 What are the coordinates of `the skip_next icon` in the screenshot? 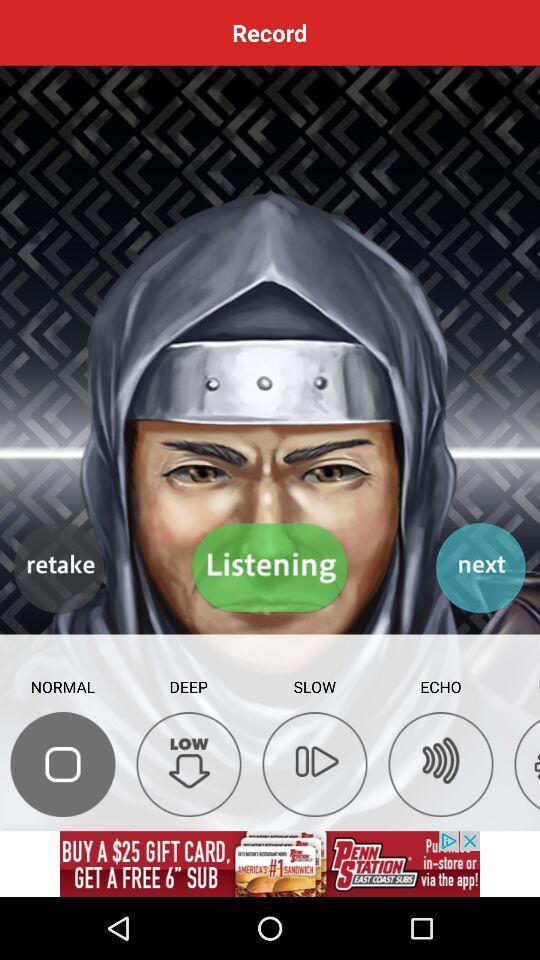 It's located at (314, 818).